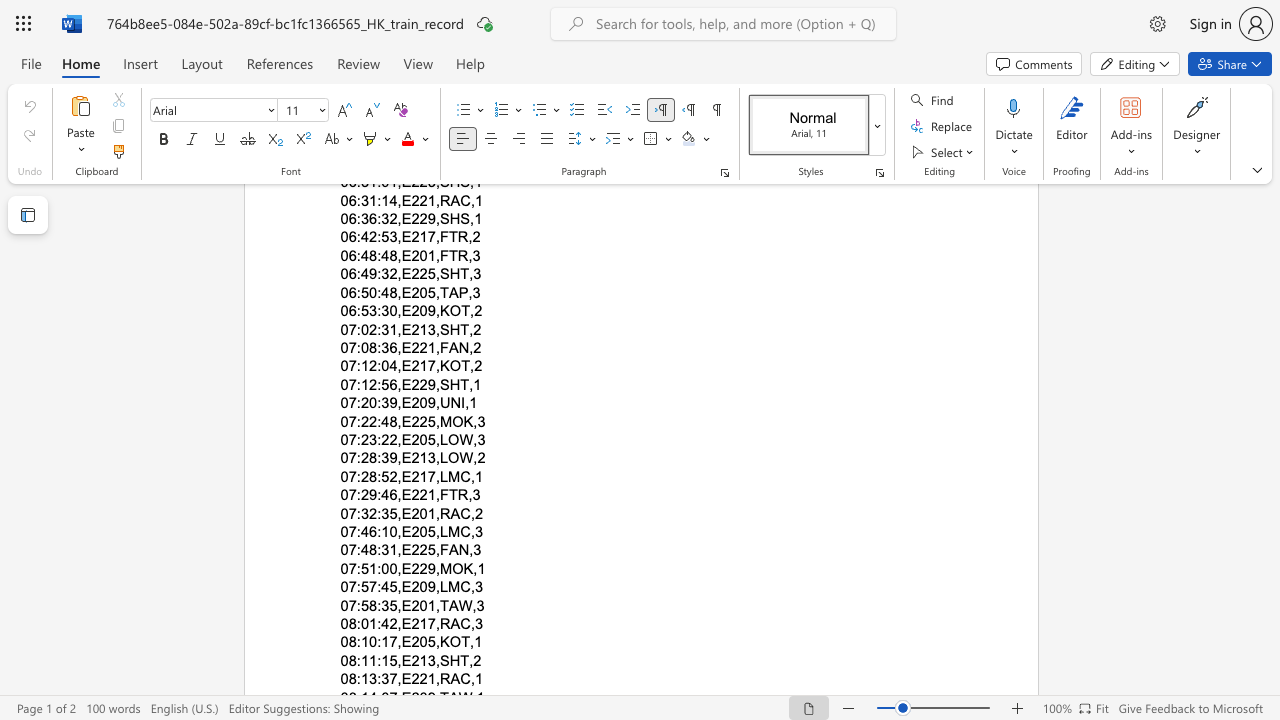 The height and width of the screenshot is (720, 1280). Describe the element at coordinates (447, 530) in the screenshot. I see `the subset text "MC," within the text "07:46:10,E205,LMC,3"` at that location.